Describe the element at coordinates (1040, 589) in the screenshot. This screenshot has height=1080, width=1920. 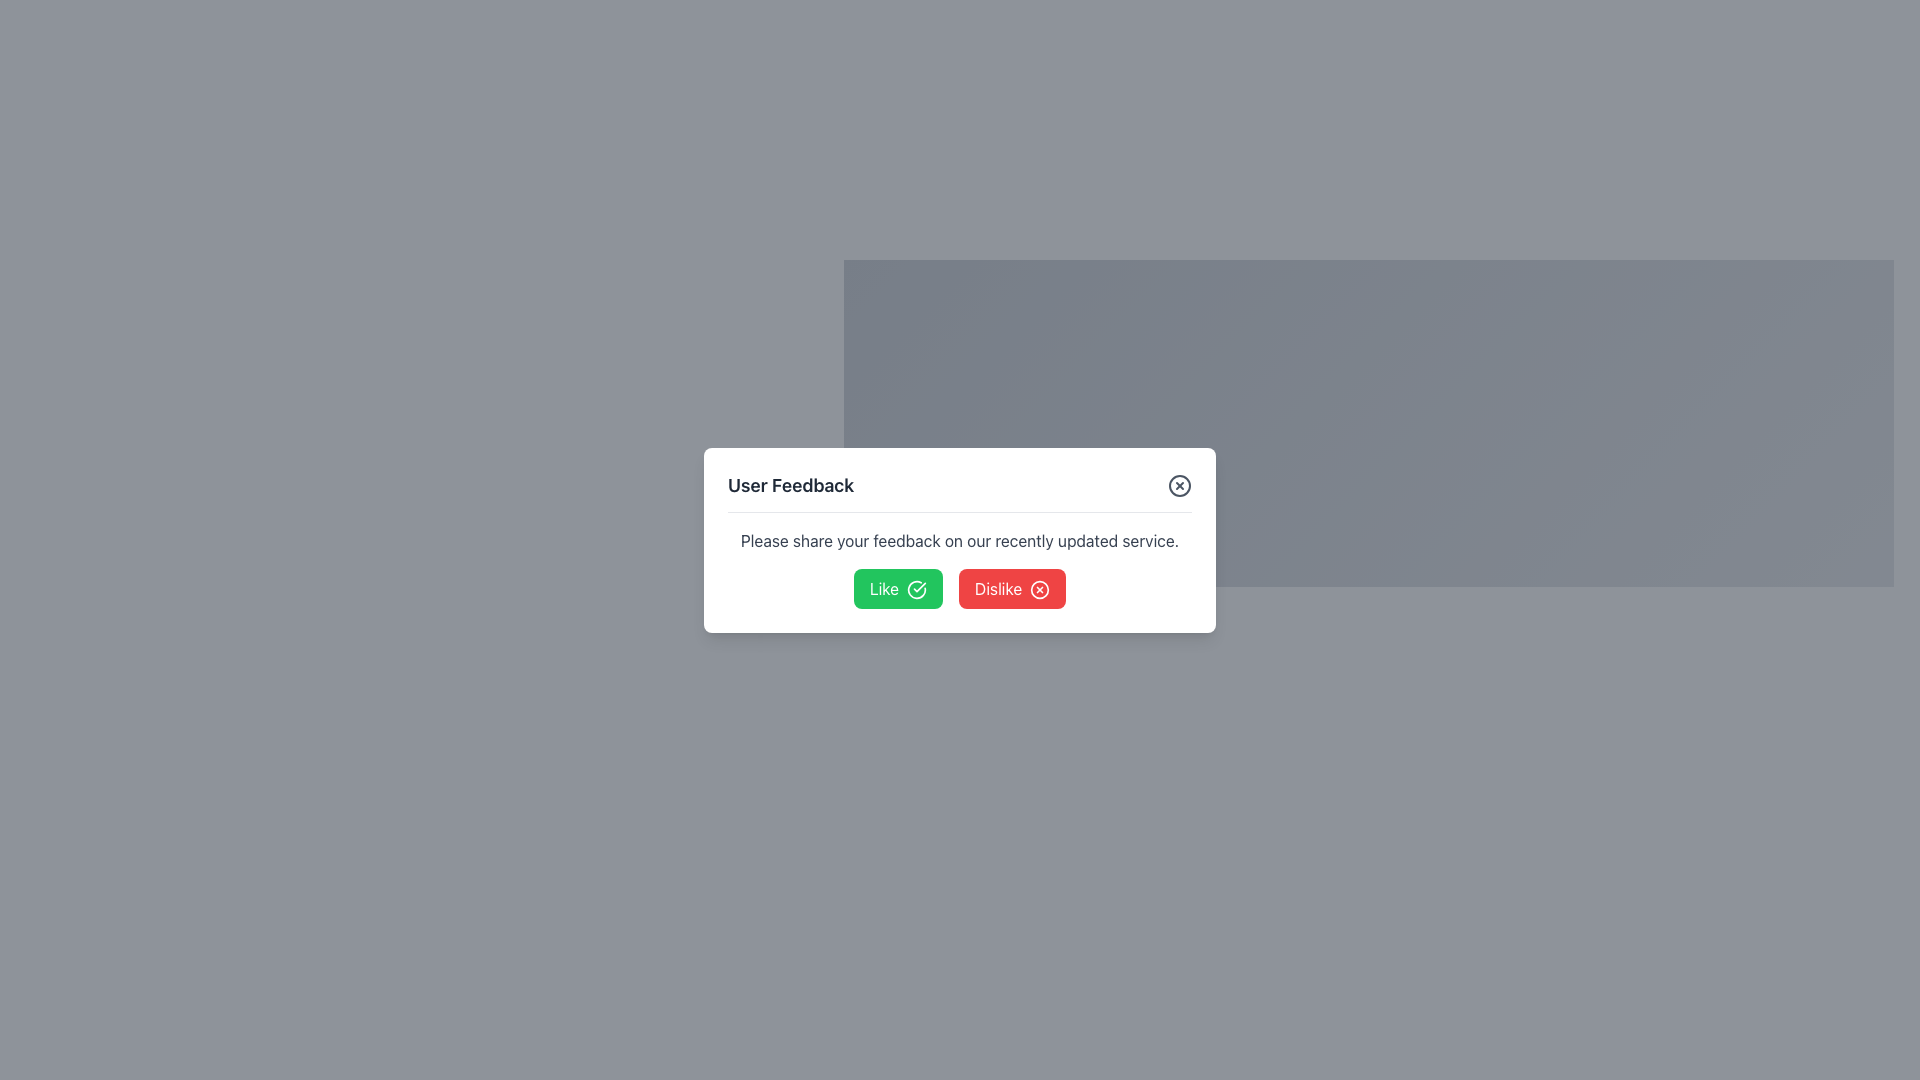
I see `the small red button-like graphic icon featuring an 'x' that is adjacent to the 'Dislike' text on the button` at that location.